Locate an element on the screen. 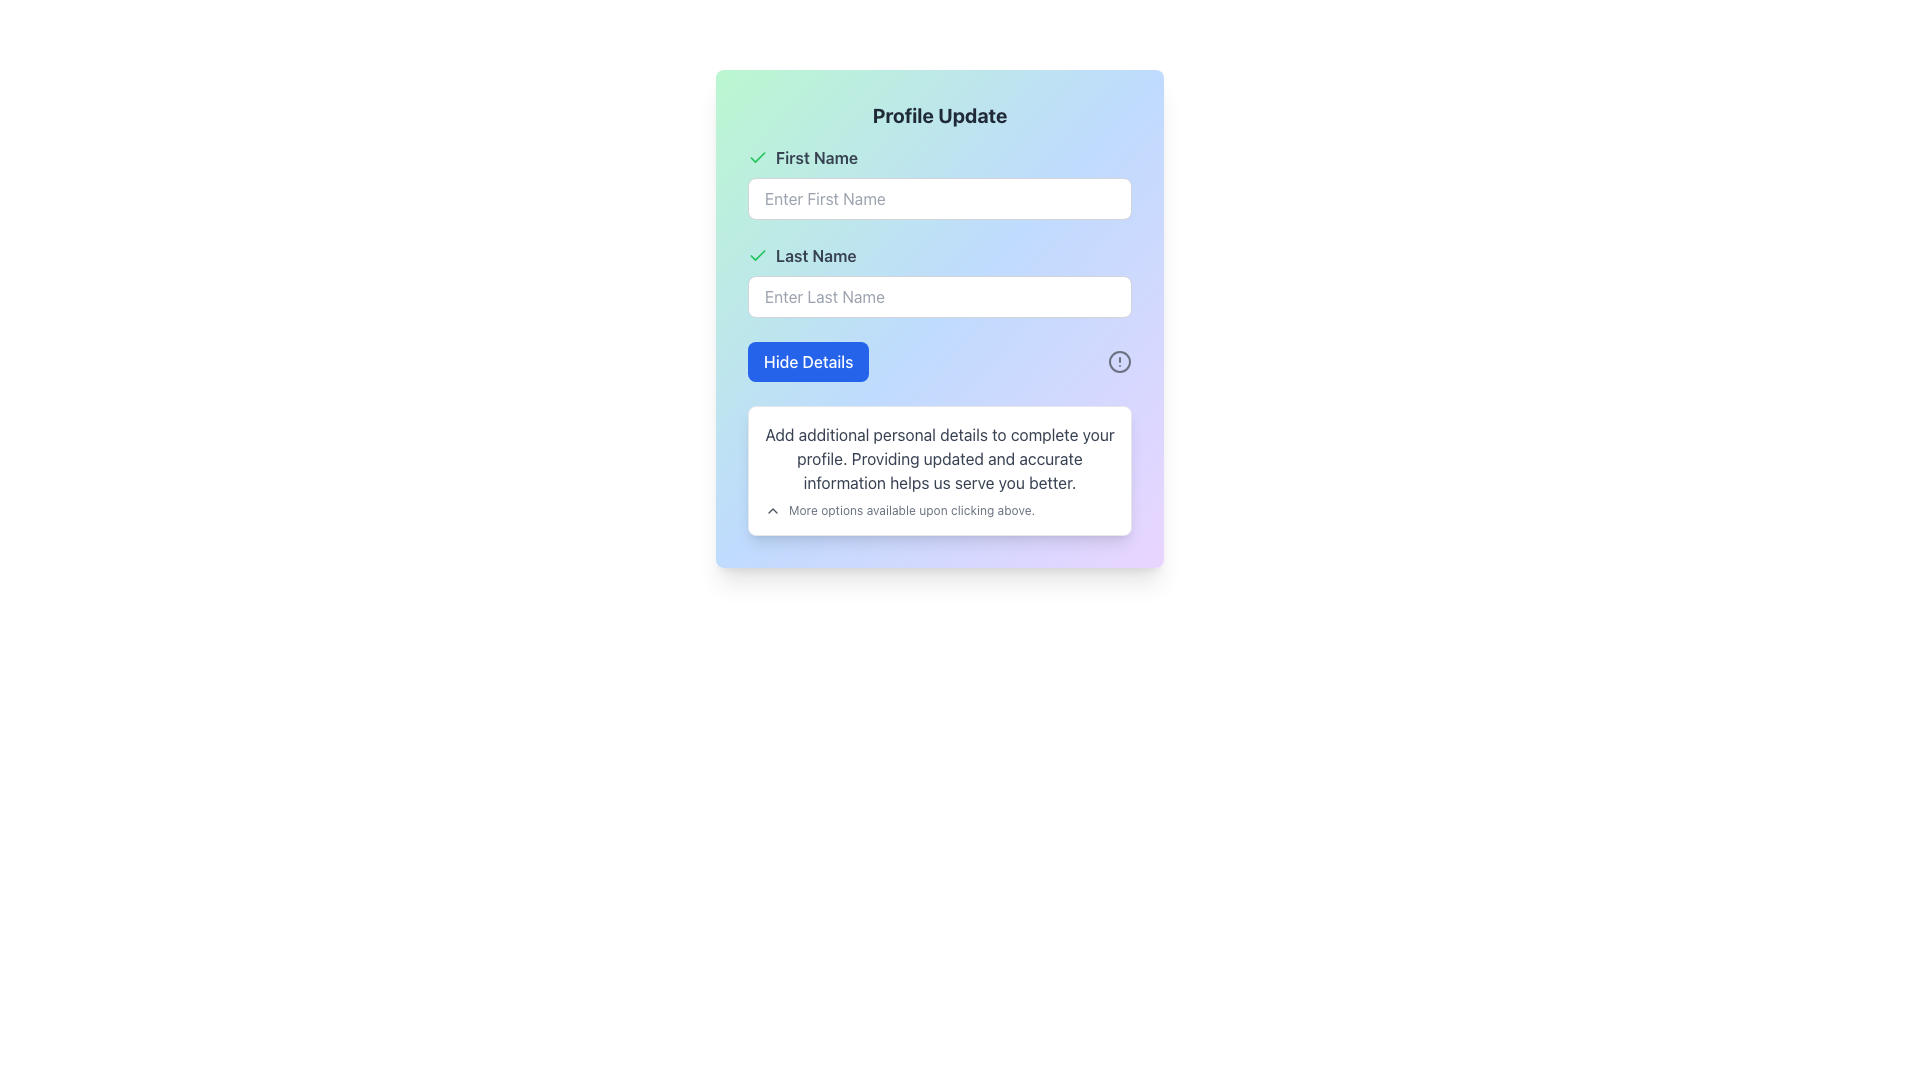 The width and height of the screenshot is (1920, 1080). the completion icon indicating correctness for the 'Last Name' field, located to the left of the 'Last Name' label is located at coordinates (757, 254).